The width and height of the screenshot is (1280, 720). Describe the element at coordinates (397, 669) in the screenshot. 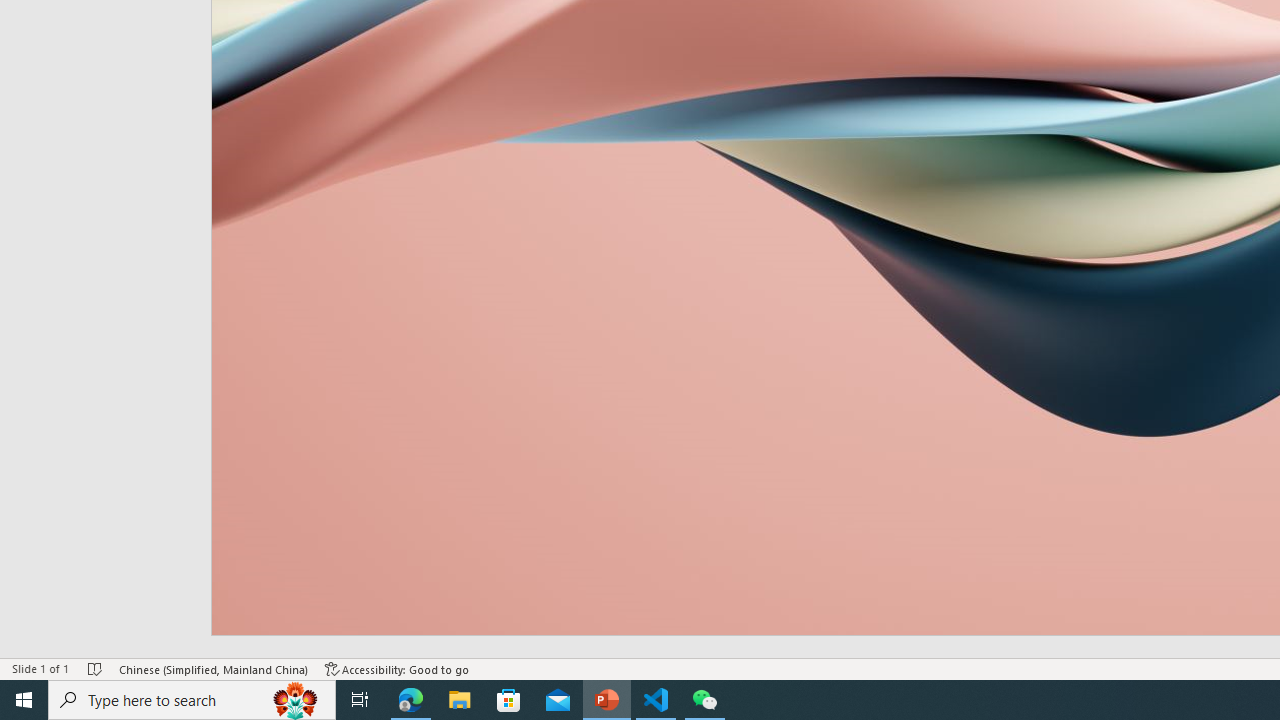

I see `'Accessibility Checker Accessibility: Good to go'` at that location.